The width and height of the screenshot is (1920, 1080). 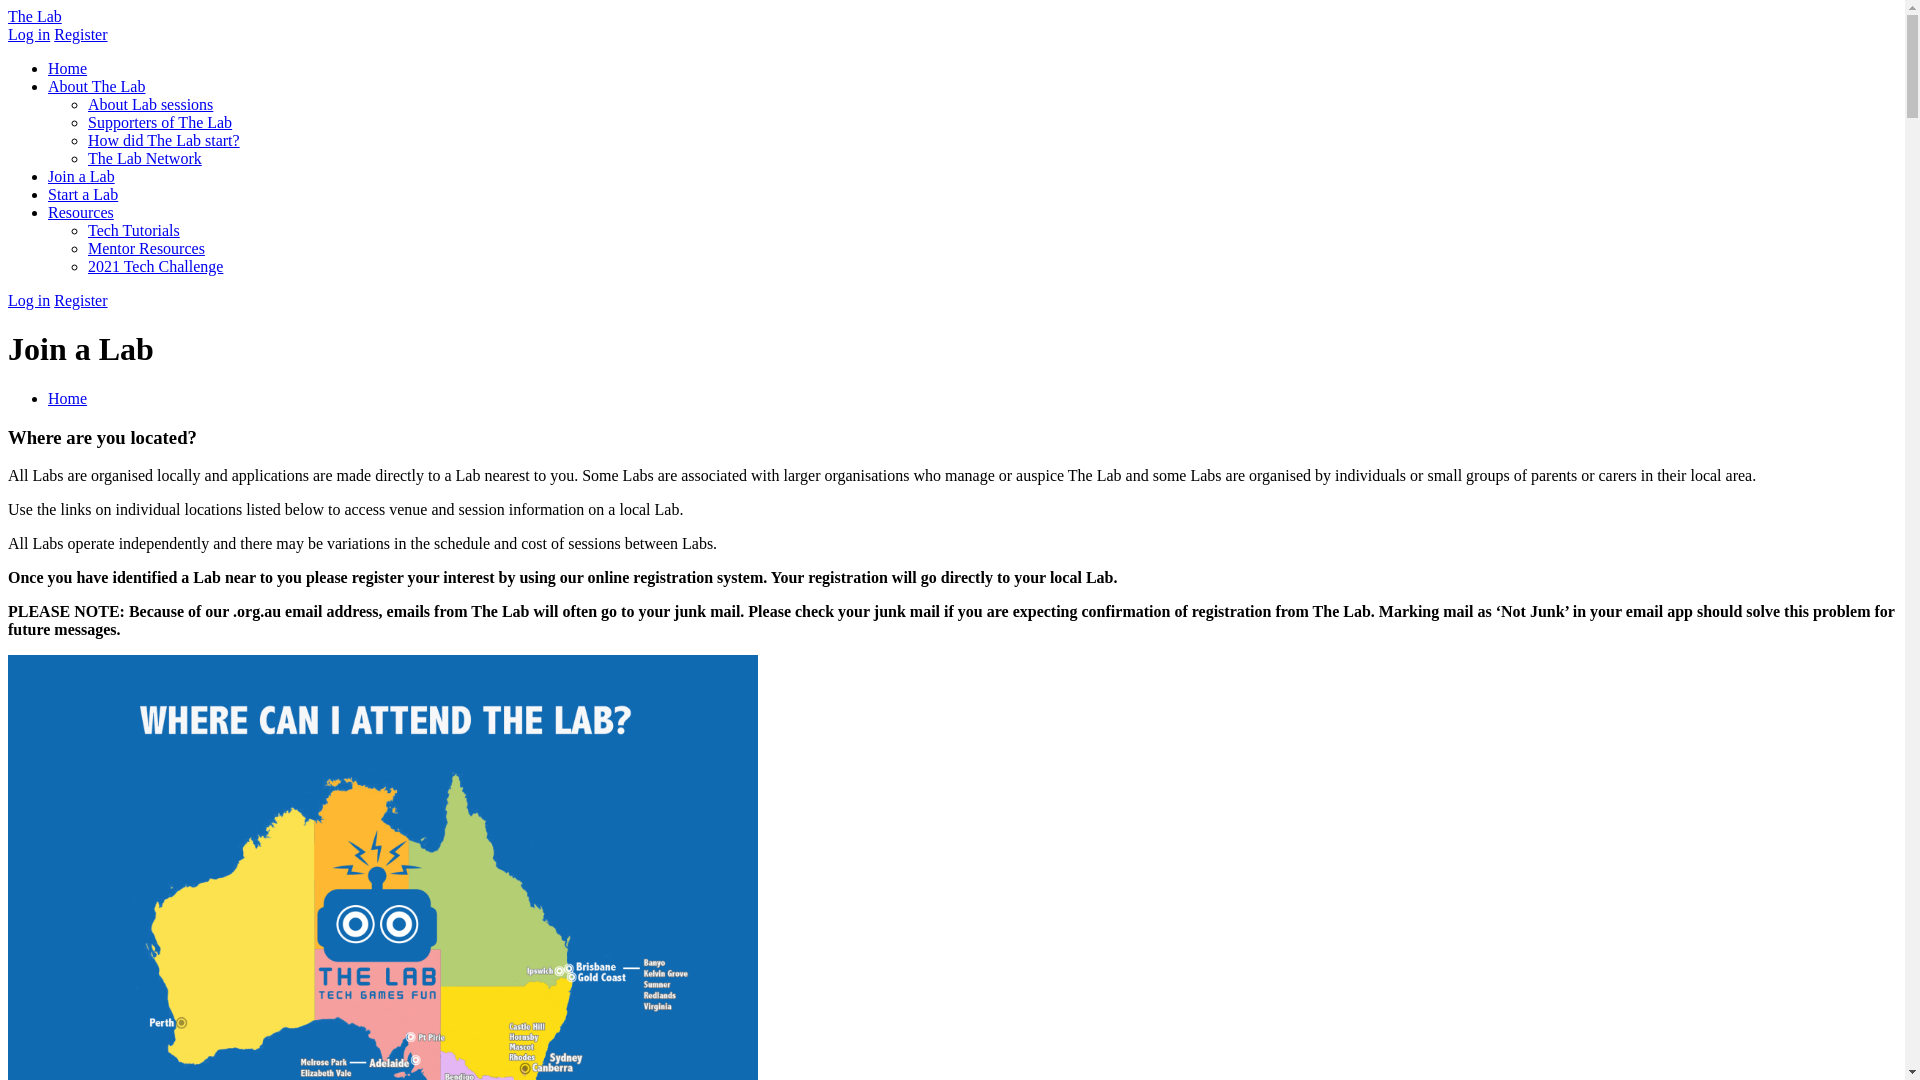 What do you see at coordinates (80, 300) in the screenshot?
I see `'Register'` at bounding box center [80, 300].